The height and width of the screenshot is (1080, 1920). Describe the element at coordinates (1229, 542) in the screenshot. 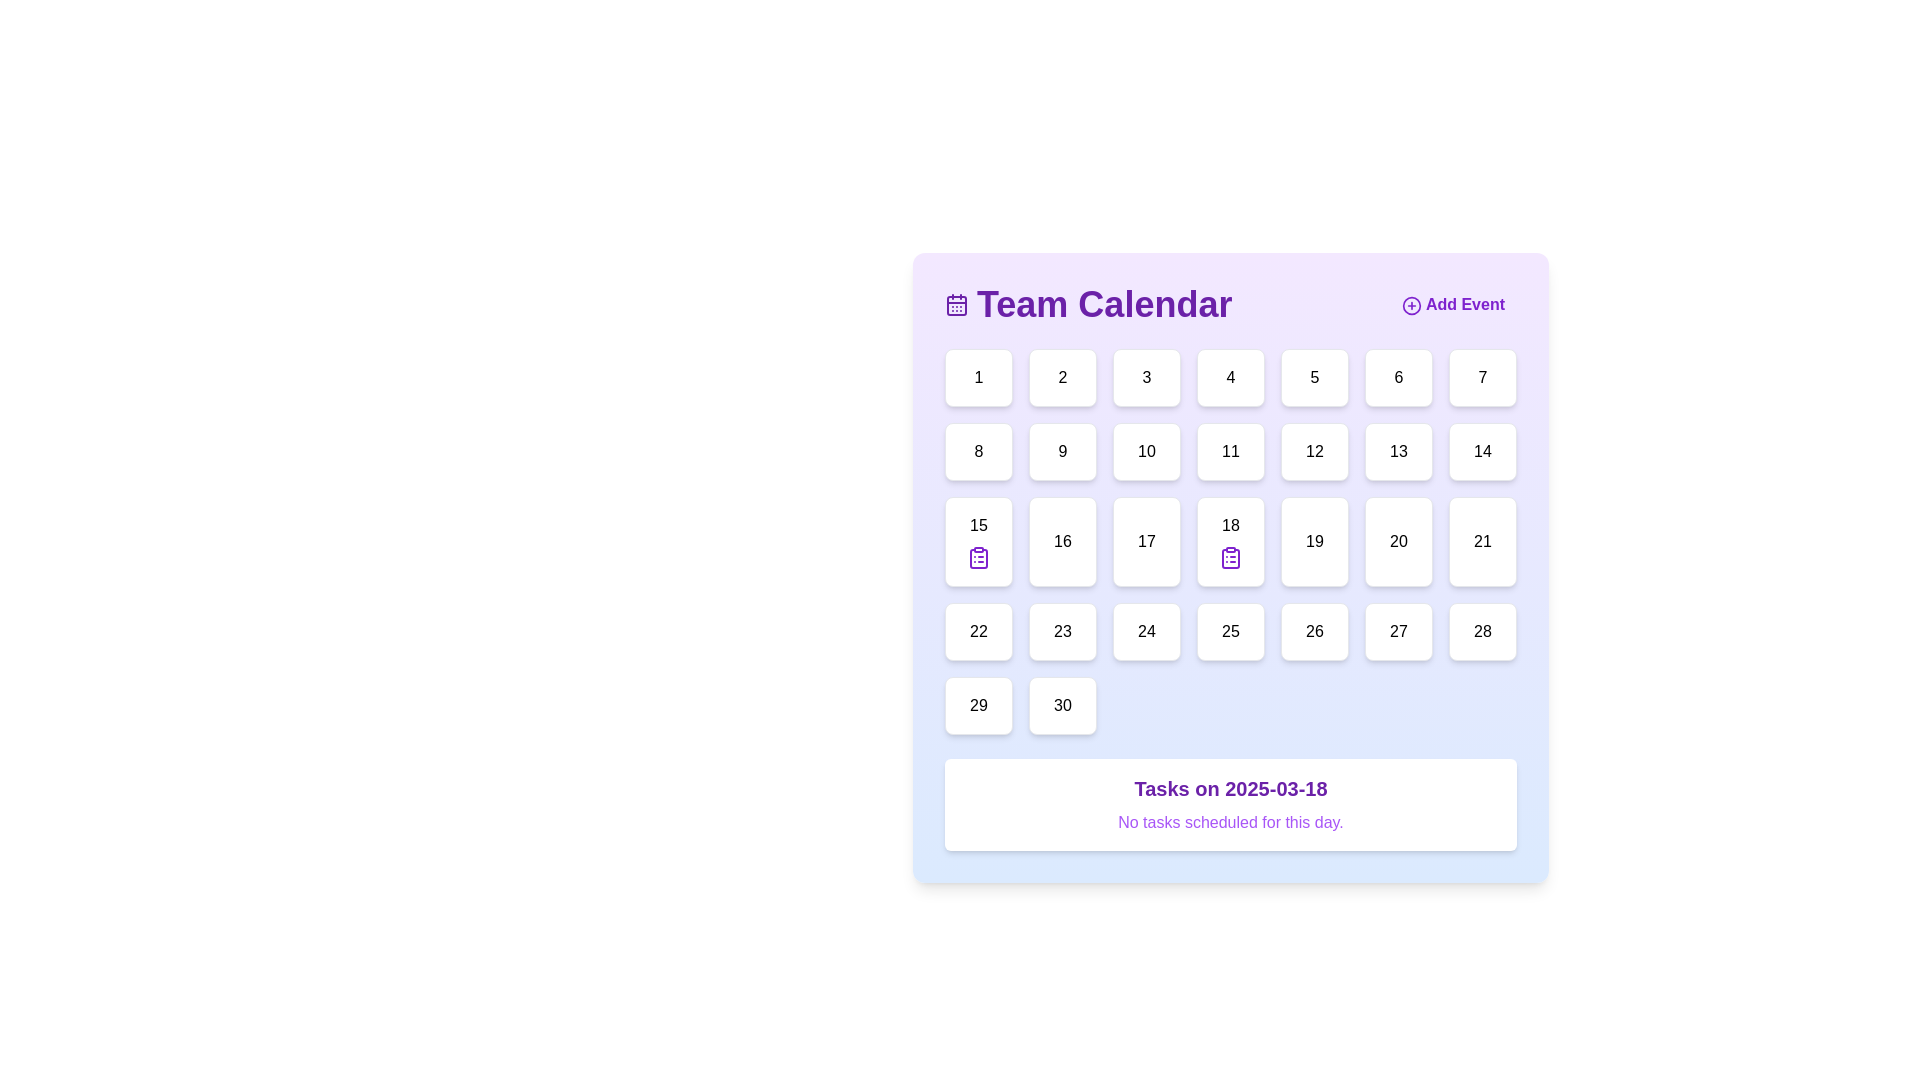

I see `the clipboard icon located inside the calendar cell labeled '18' in the third row and fourth column of the calendar grid` at that location.